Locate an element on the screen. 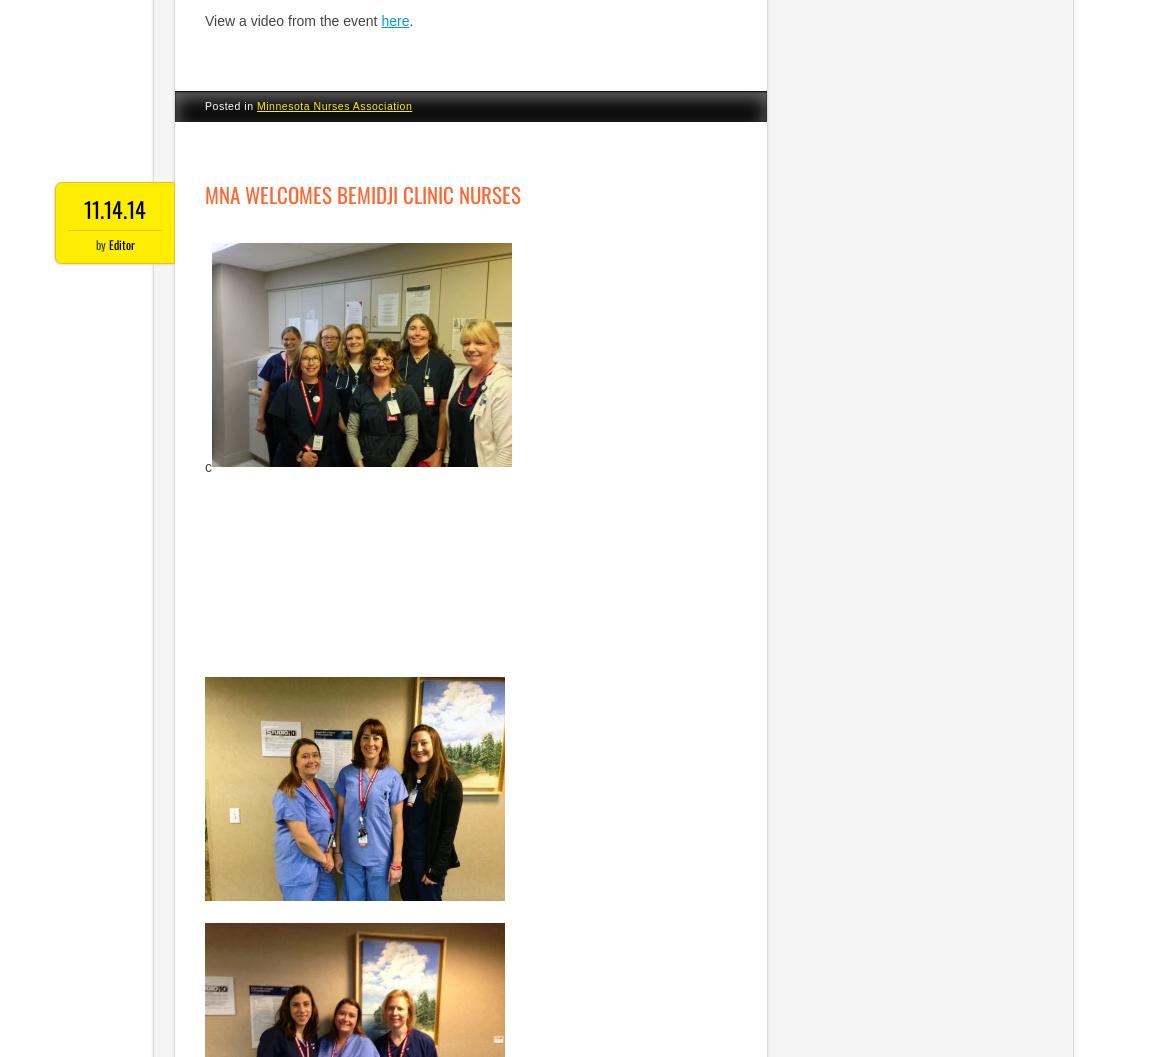 This screenshot has width=1150, height=1057. 'Posted in' is located at coordinates (229, 105).